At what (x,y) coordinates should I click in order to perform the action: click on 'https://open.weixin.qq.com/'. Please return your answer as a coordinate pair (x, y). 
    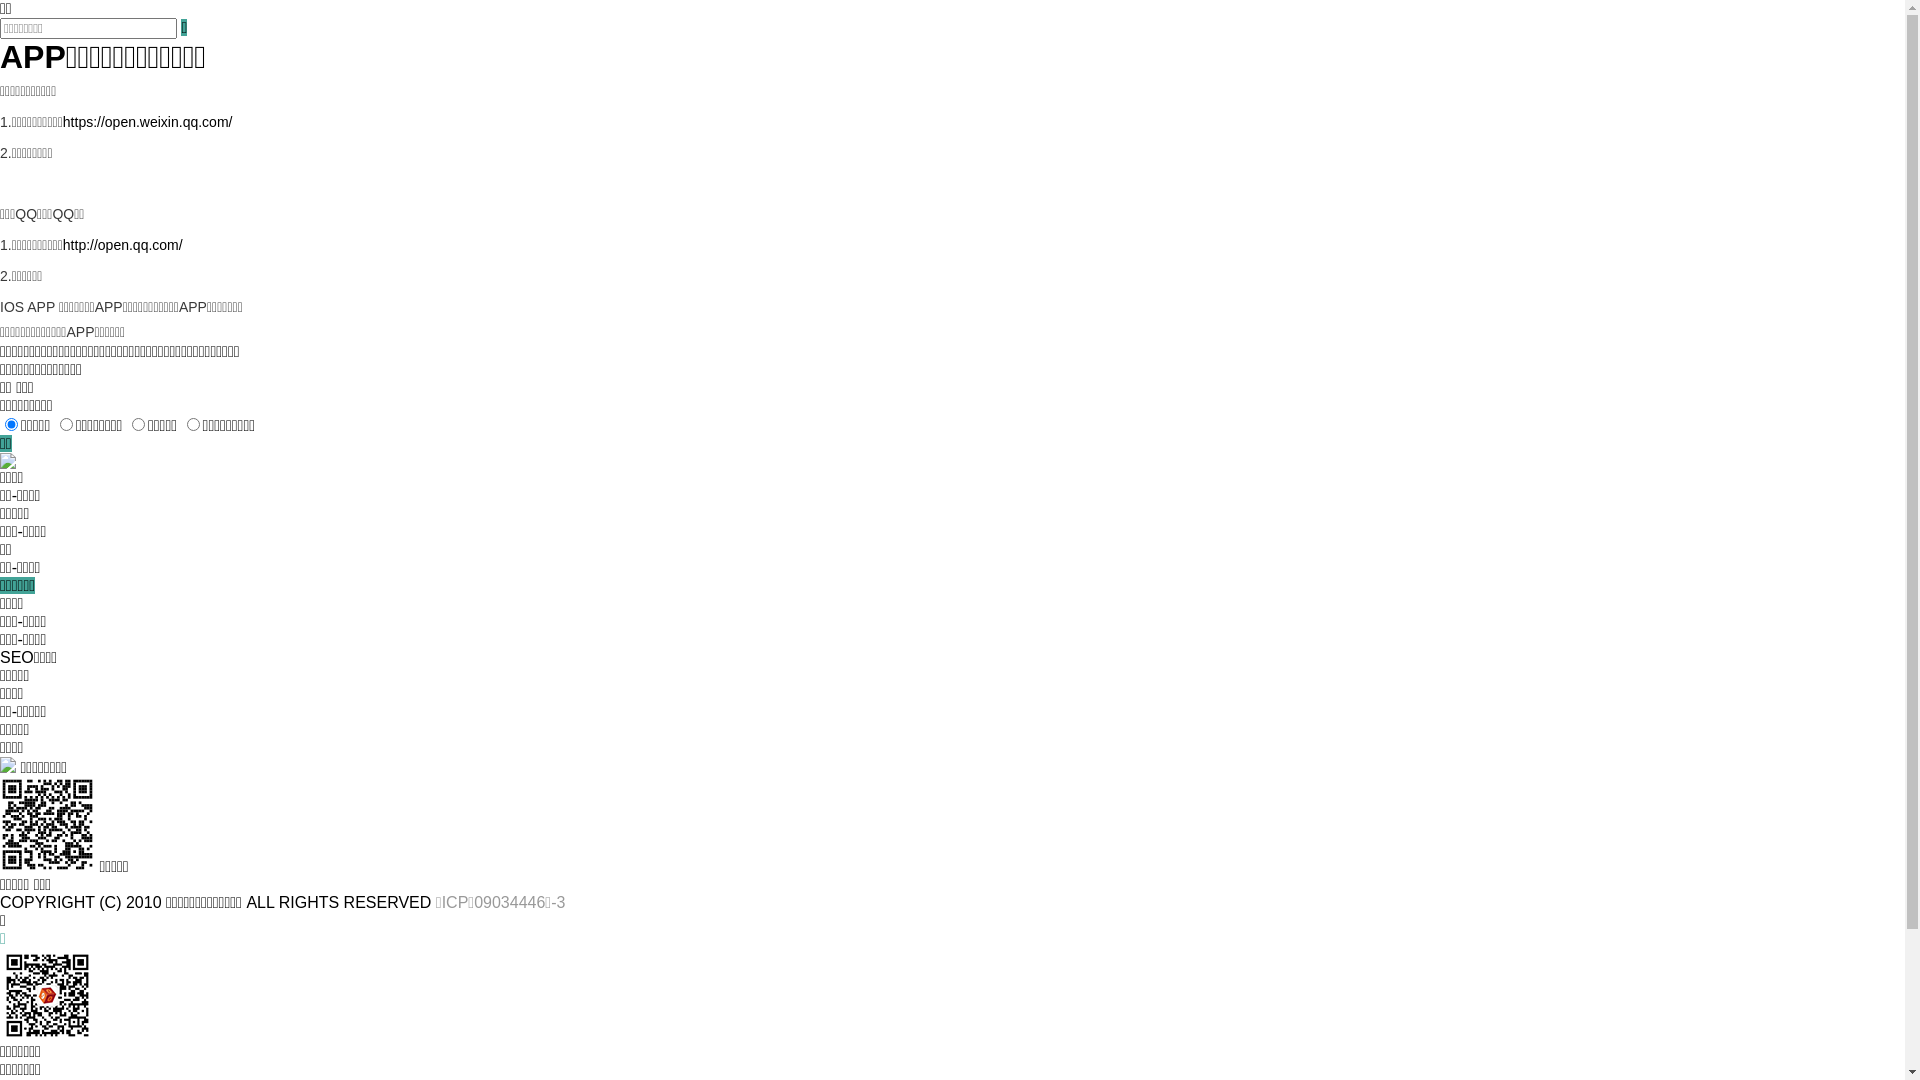
    Looking at the image, I should click on (147, 122).